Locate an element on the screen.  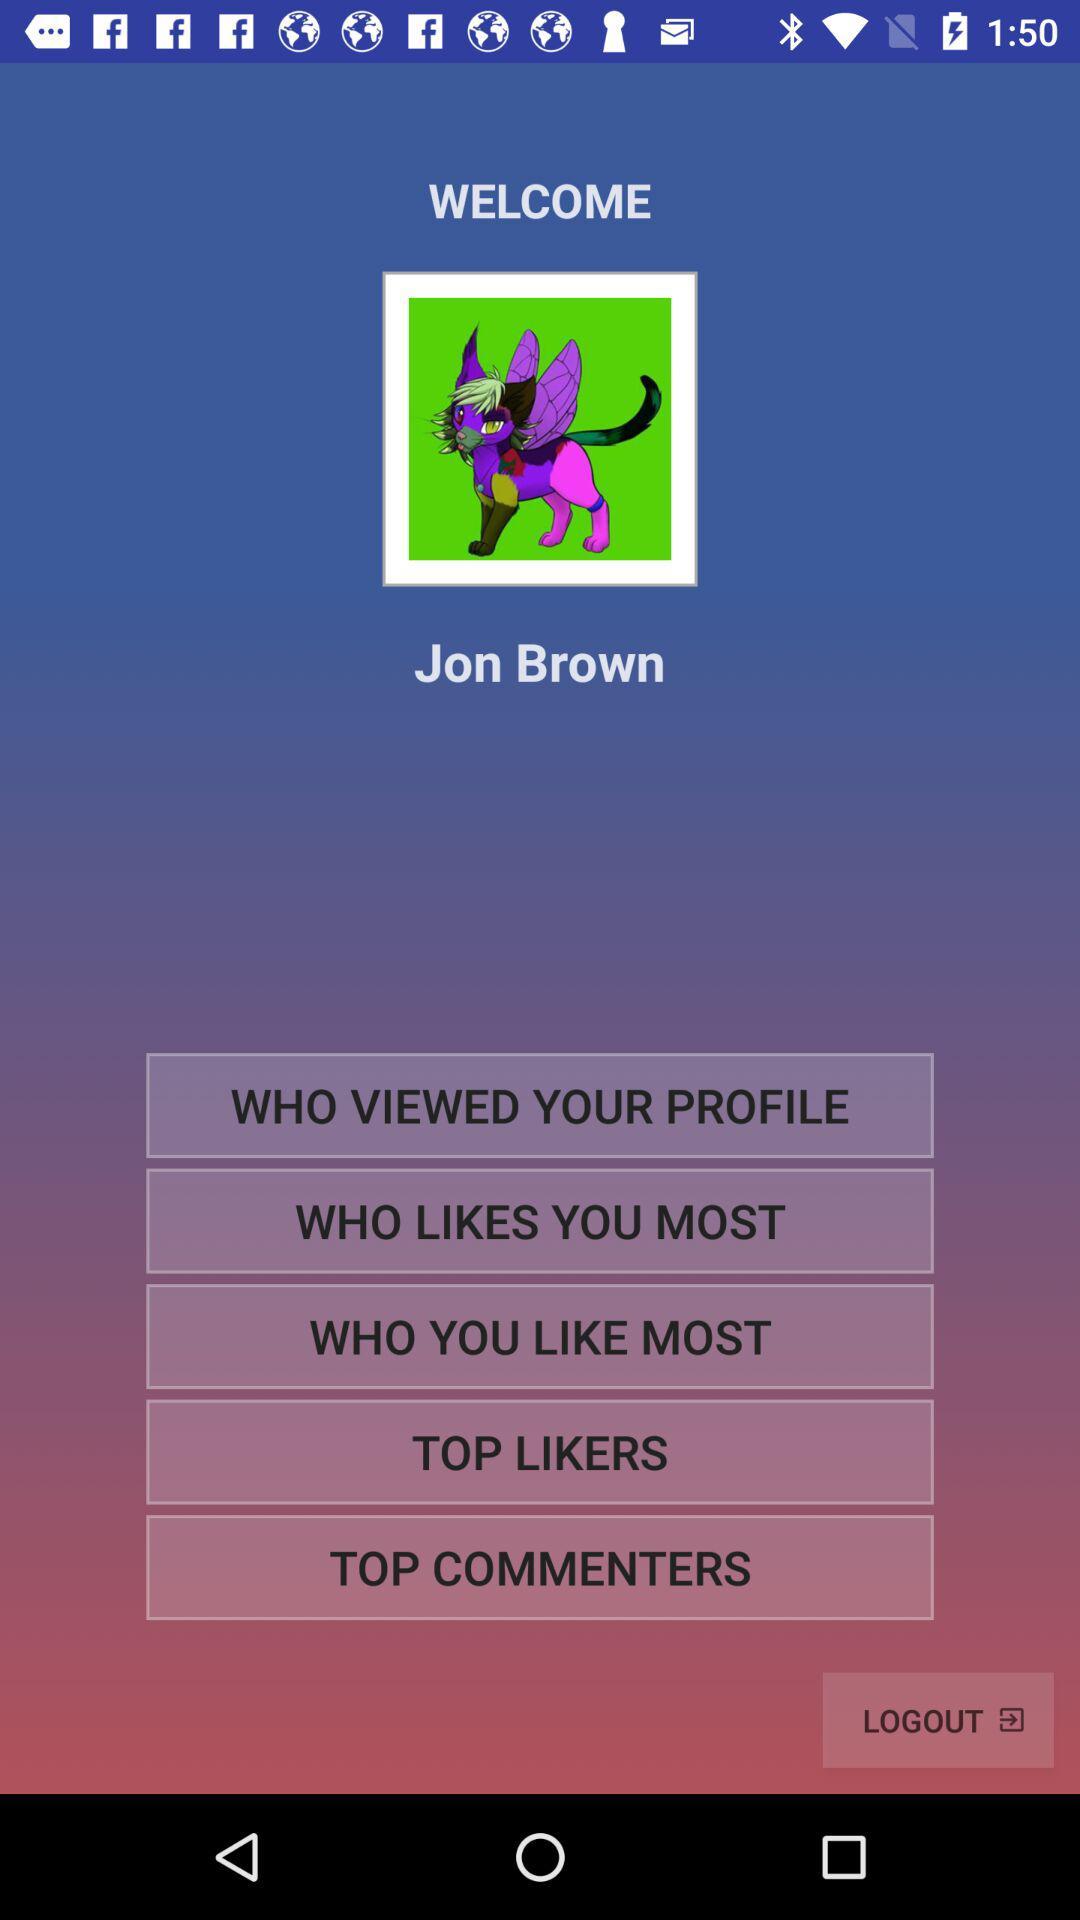
the top commenters is located at coordinates (540, 1566).